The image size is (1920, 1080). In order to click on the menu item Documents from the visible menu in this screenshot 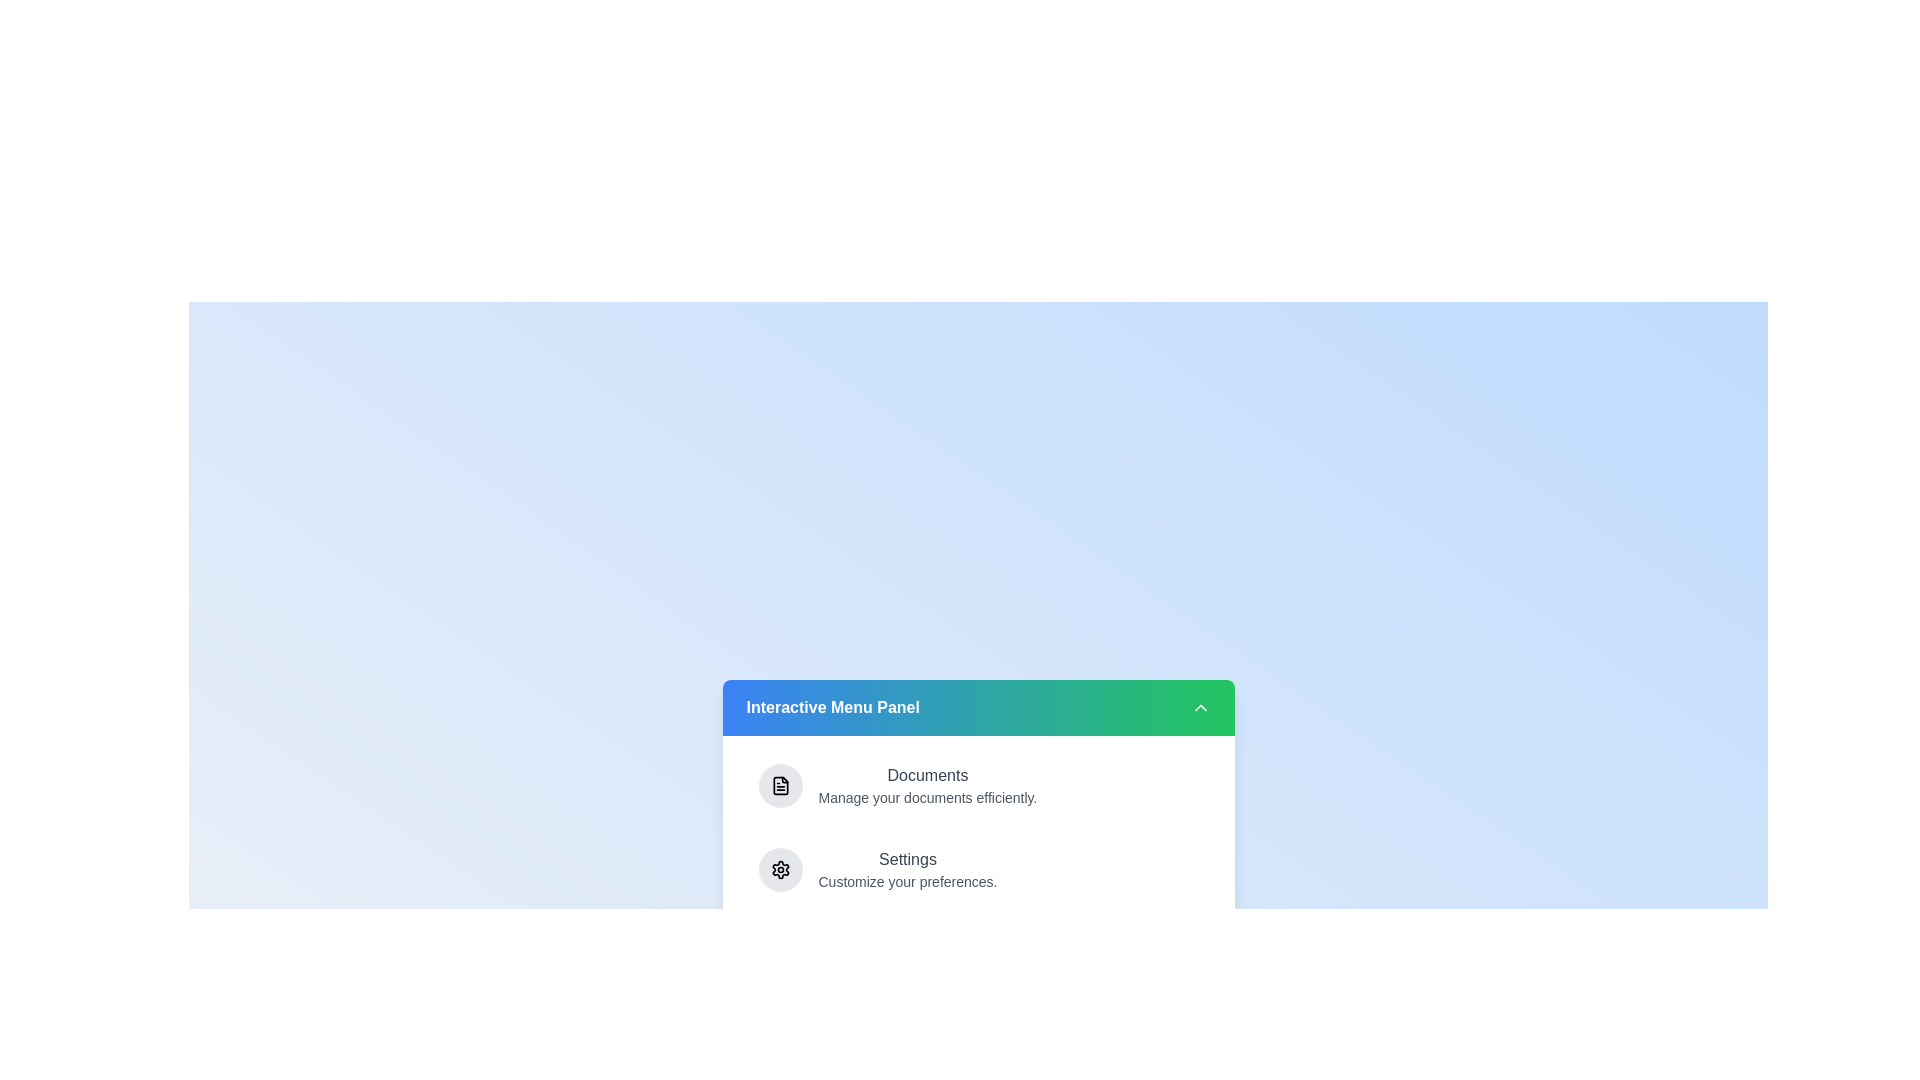, I will do `click(978, 785)`.